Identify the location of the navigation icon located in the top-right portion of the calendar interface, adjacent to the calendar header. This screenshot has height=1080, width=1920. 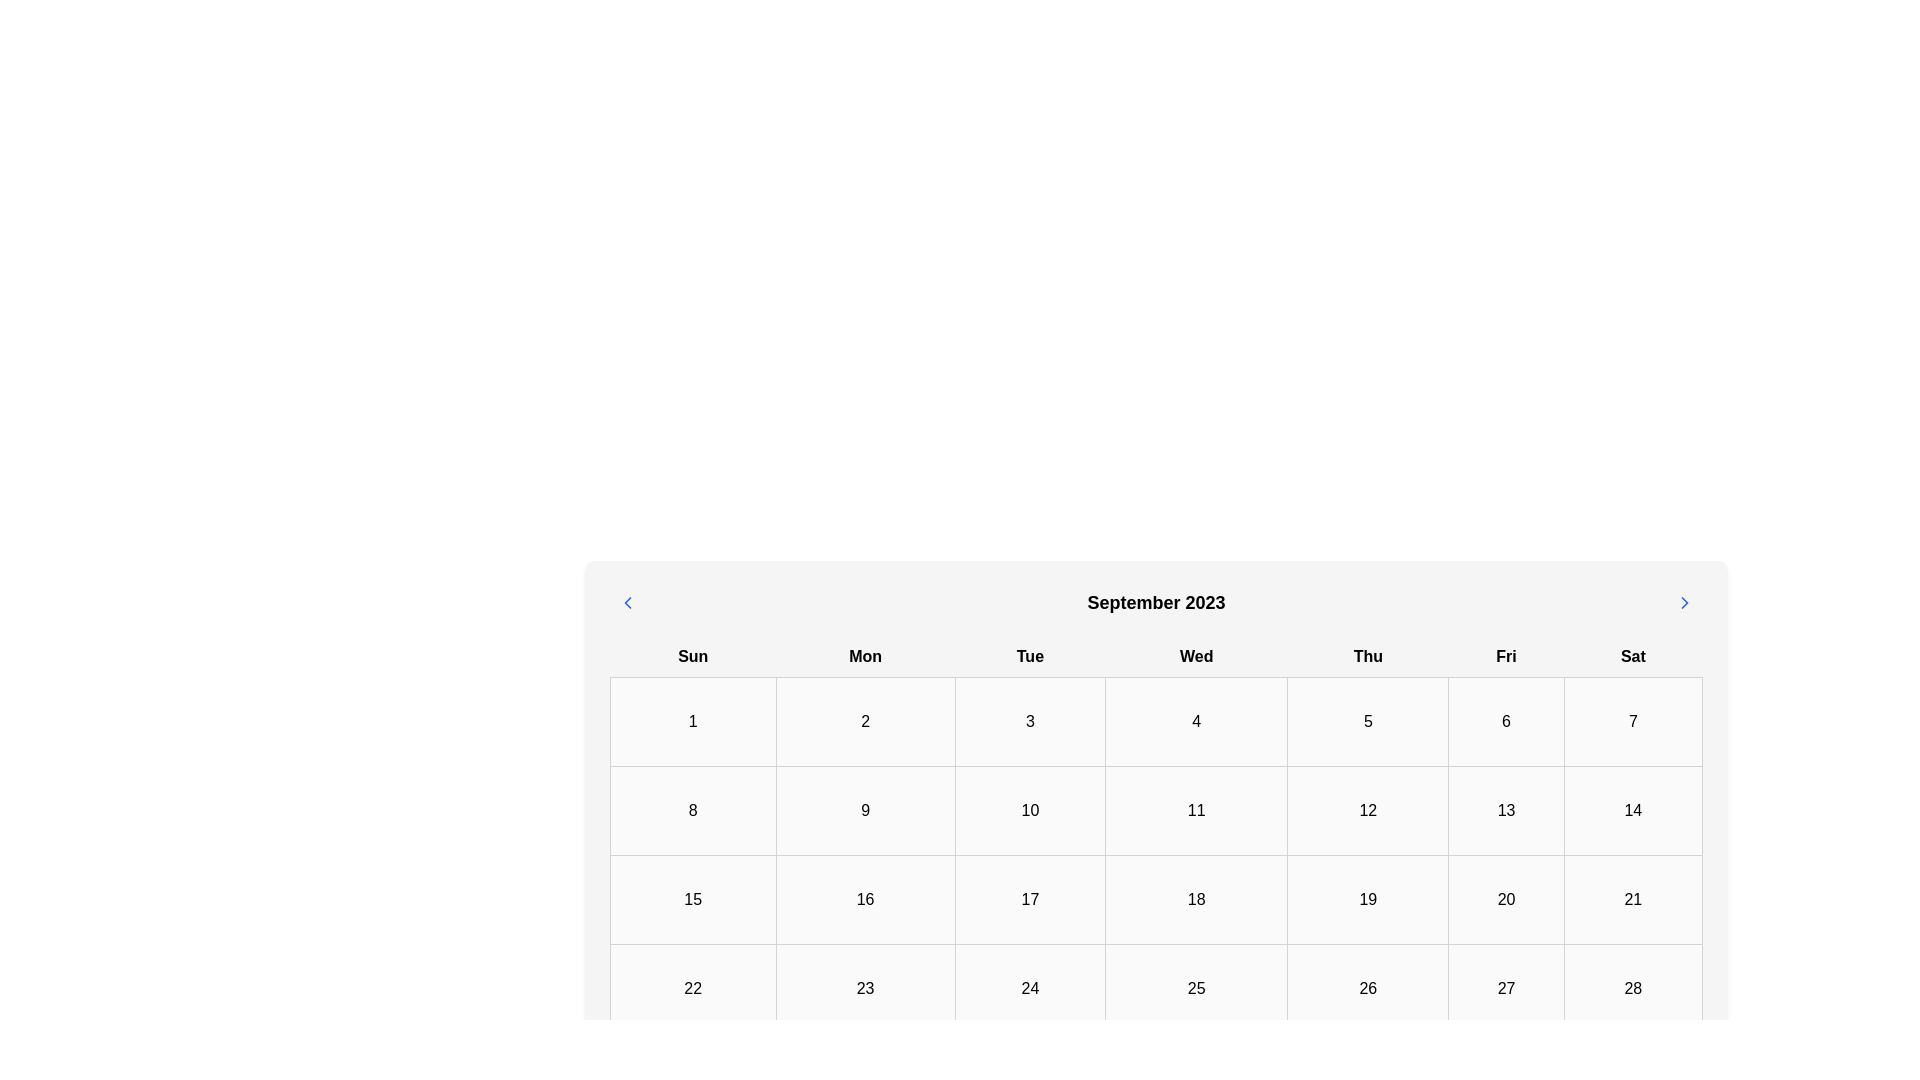
(1683, 601).